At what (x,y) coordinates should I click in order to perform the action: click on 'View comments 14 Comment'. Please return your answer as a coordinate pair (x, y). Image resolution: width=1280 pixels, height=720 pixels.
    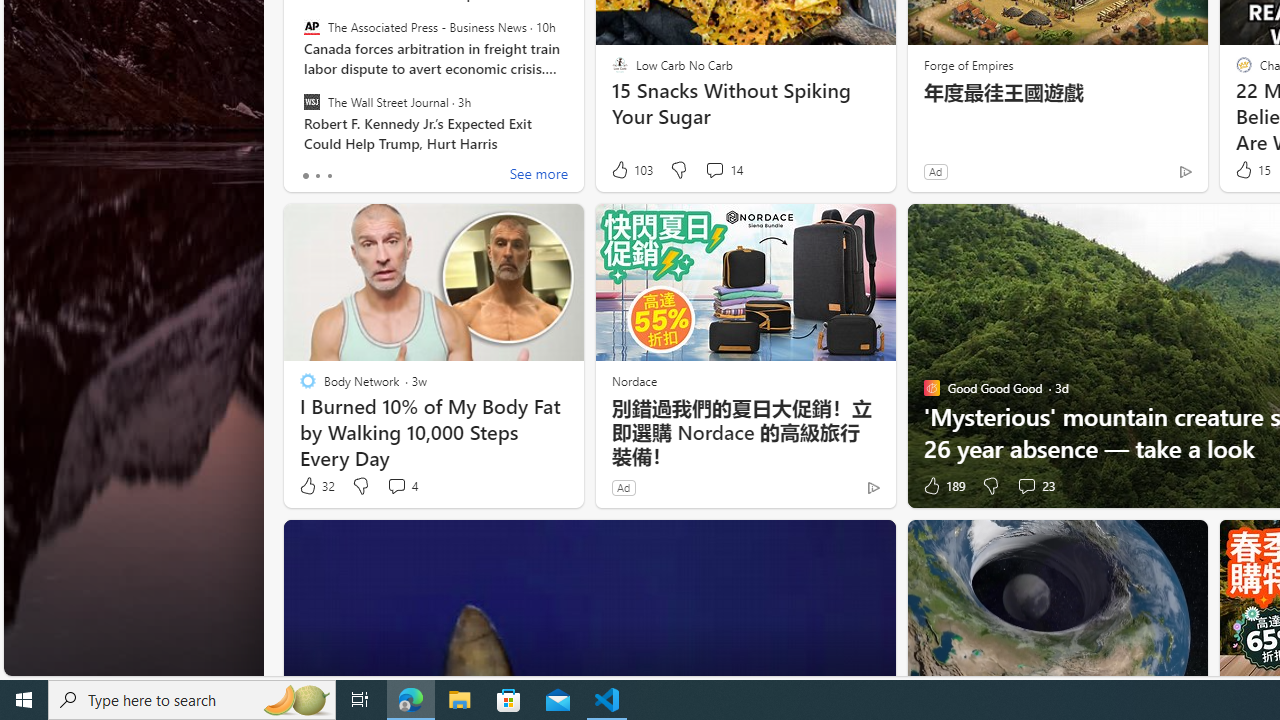
    Looking at the image, I should click on (722, 169).